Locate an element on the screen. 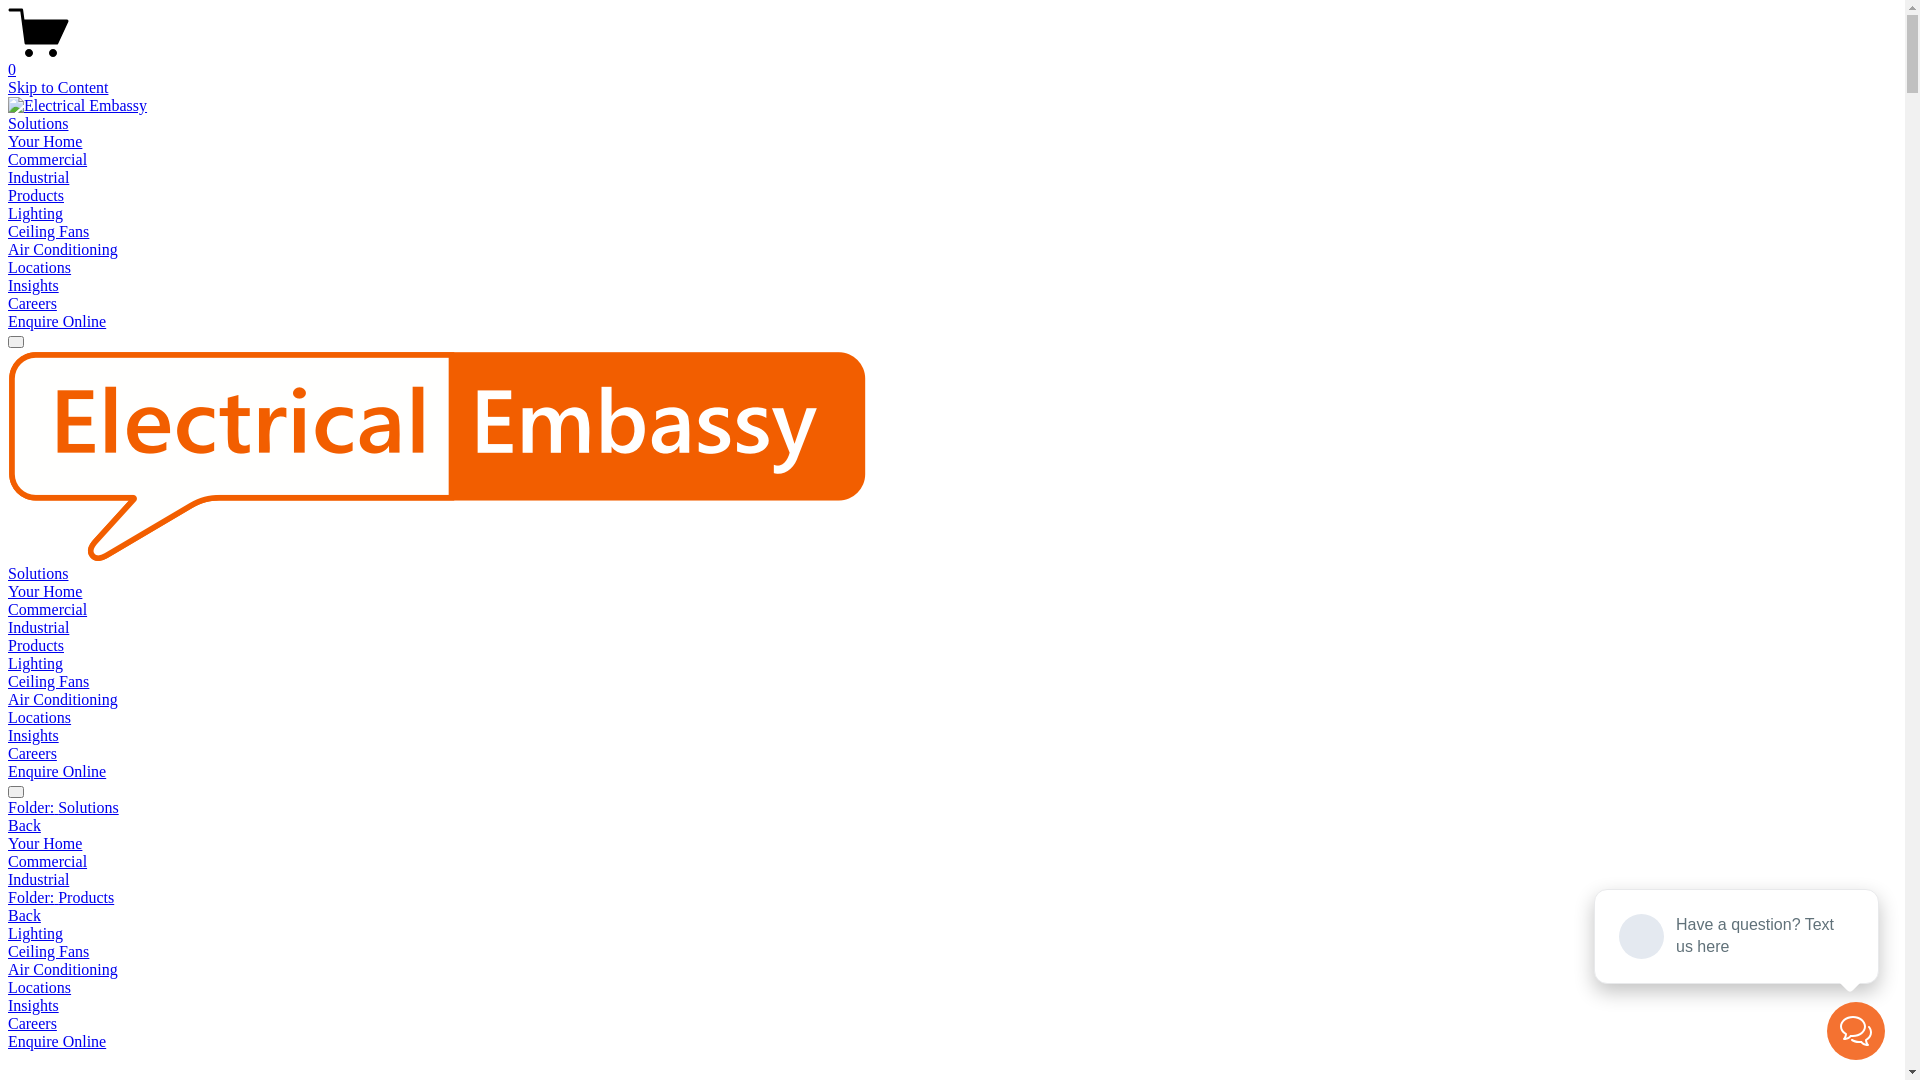  'Careers' is located at coordinates (8, 1023).